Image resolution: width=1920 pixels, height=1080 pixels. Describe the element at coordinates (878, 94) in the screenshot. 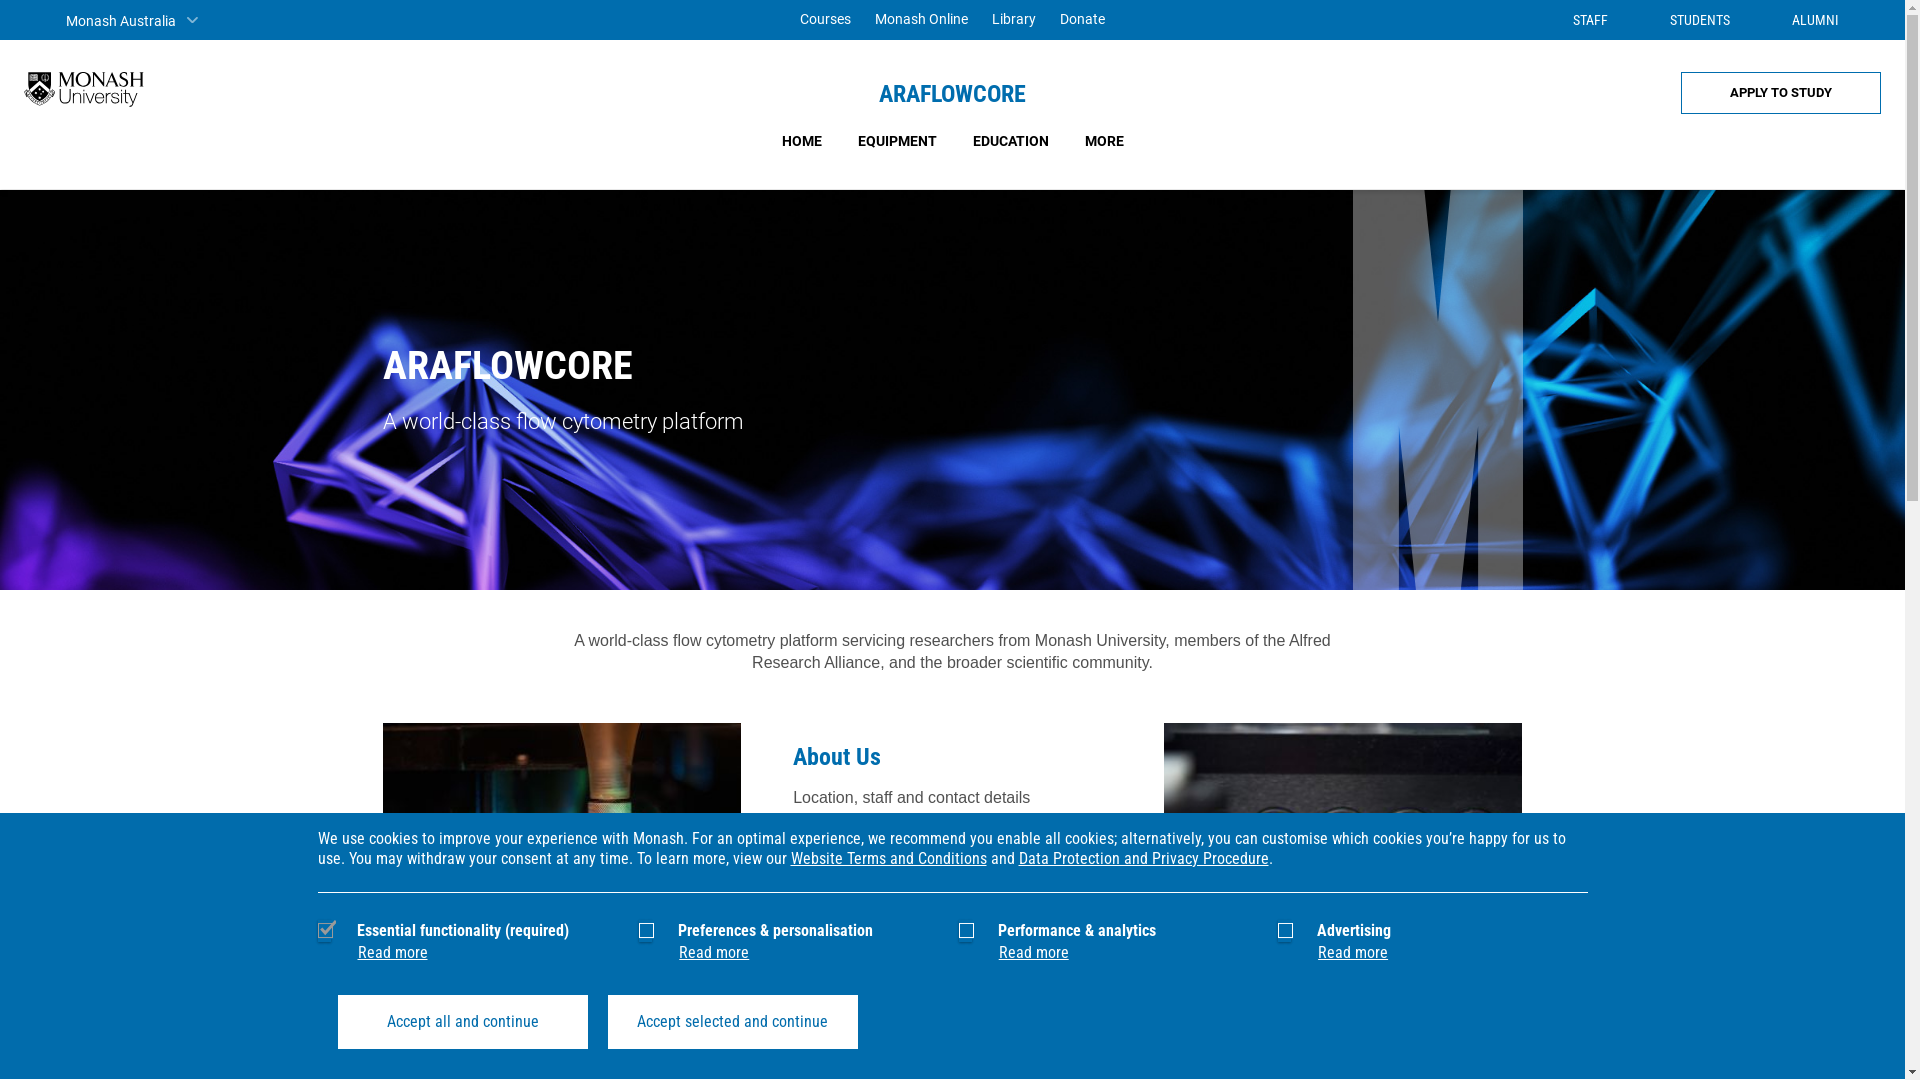

I see `'ARAFLOWCORE'` at that location.